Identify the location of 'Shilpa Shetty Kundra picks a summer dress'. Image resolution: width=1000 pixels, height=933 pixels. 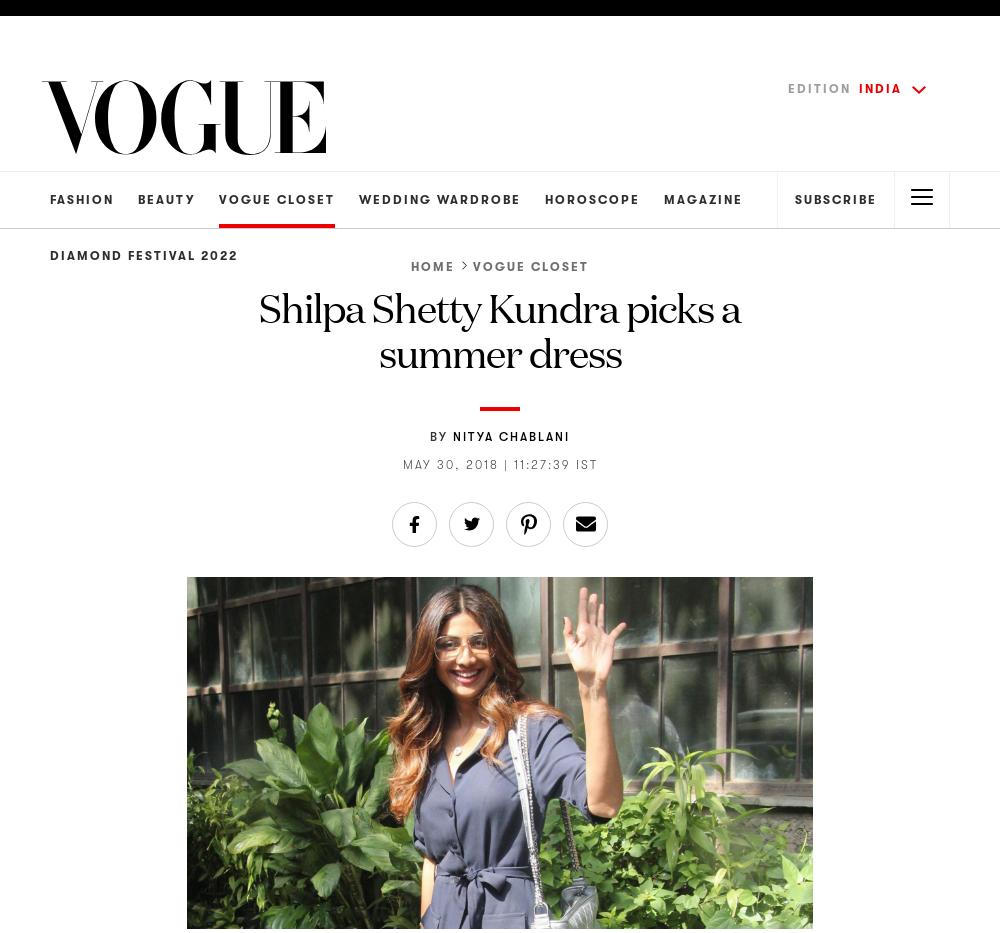
(500, 327).